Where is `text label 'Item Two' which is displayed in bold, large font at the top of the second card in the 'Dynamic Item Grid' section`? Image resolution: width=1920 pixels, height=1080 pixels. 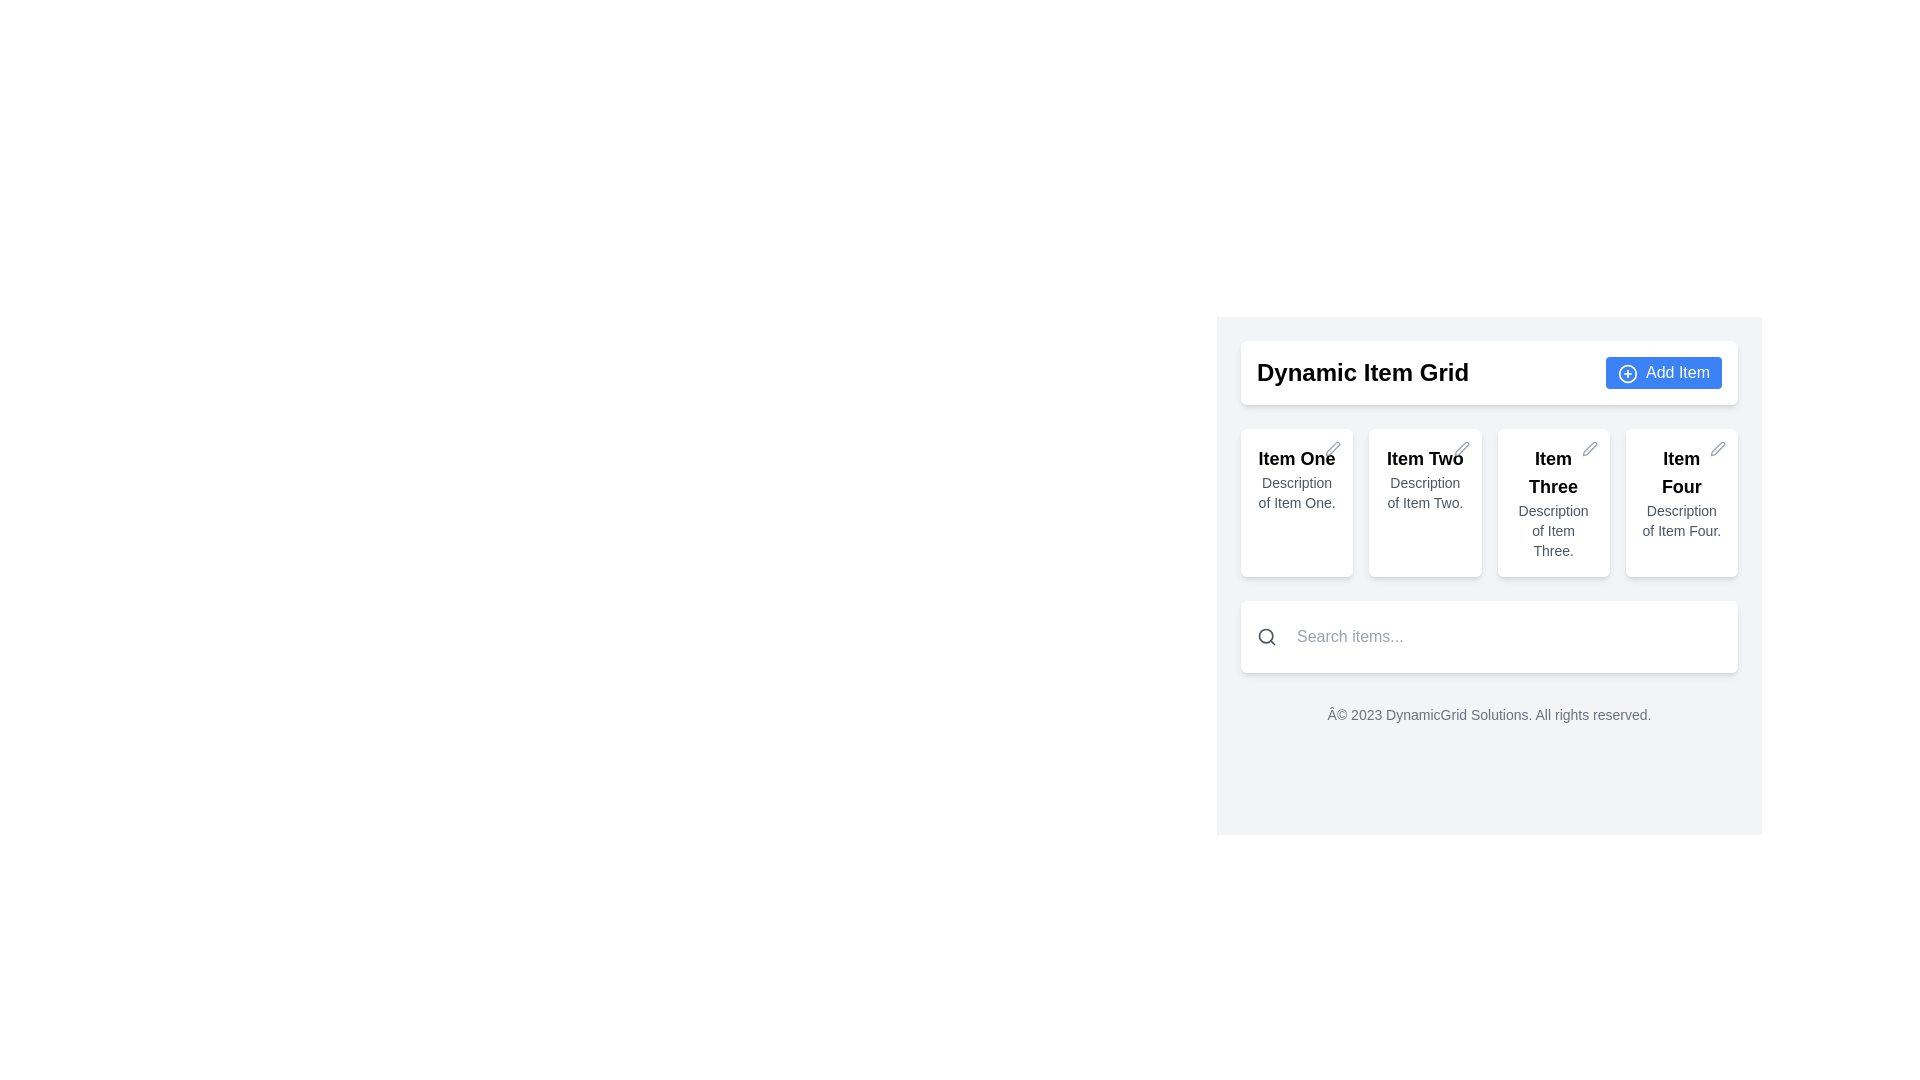
text label 'Item Two' which is displayed in bold, large font at the top of the second card in the 'Dynamic Item Grid' section is located at coordinates (1424, 459).